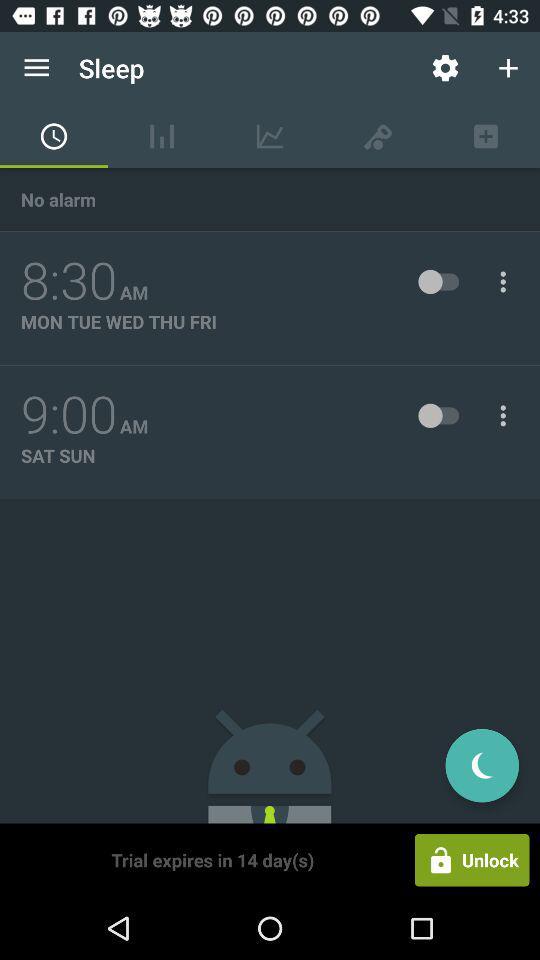  I want to click on the item next to the am item, so click(68, 280).